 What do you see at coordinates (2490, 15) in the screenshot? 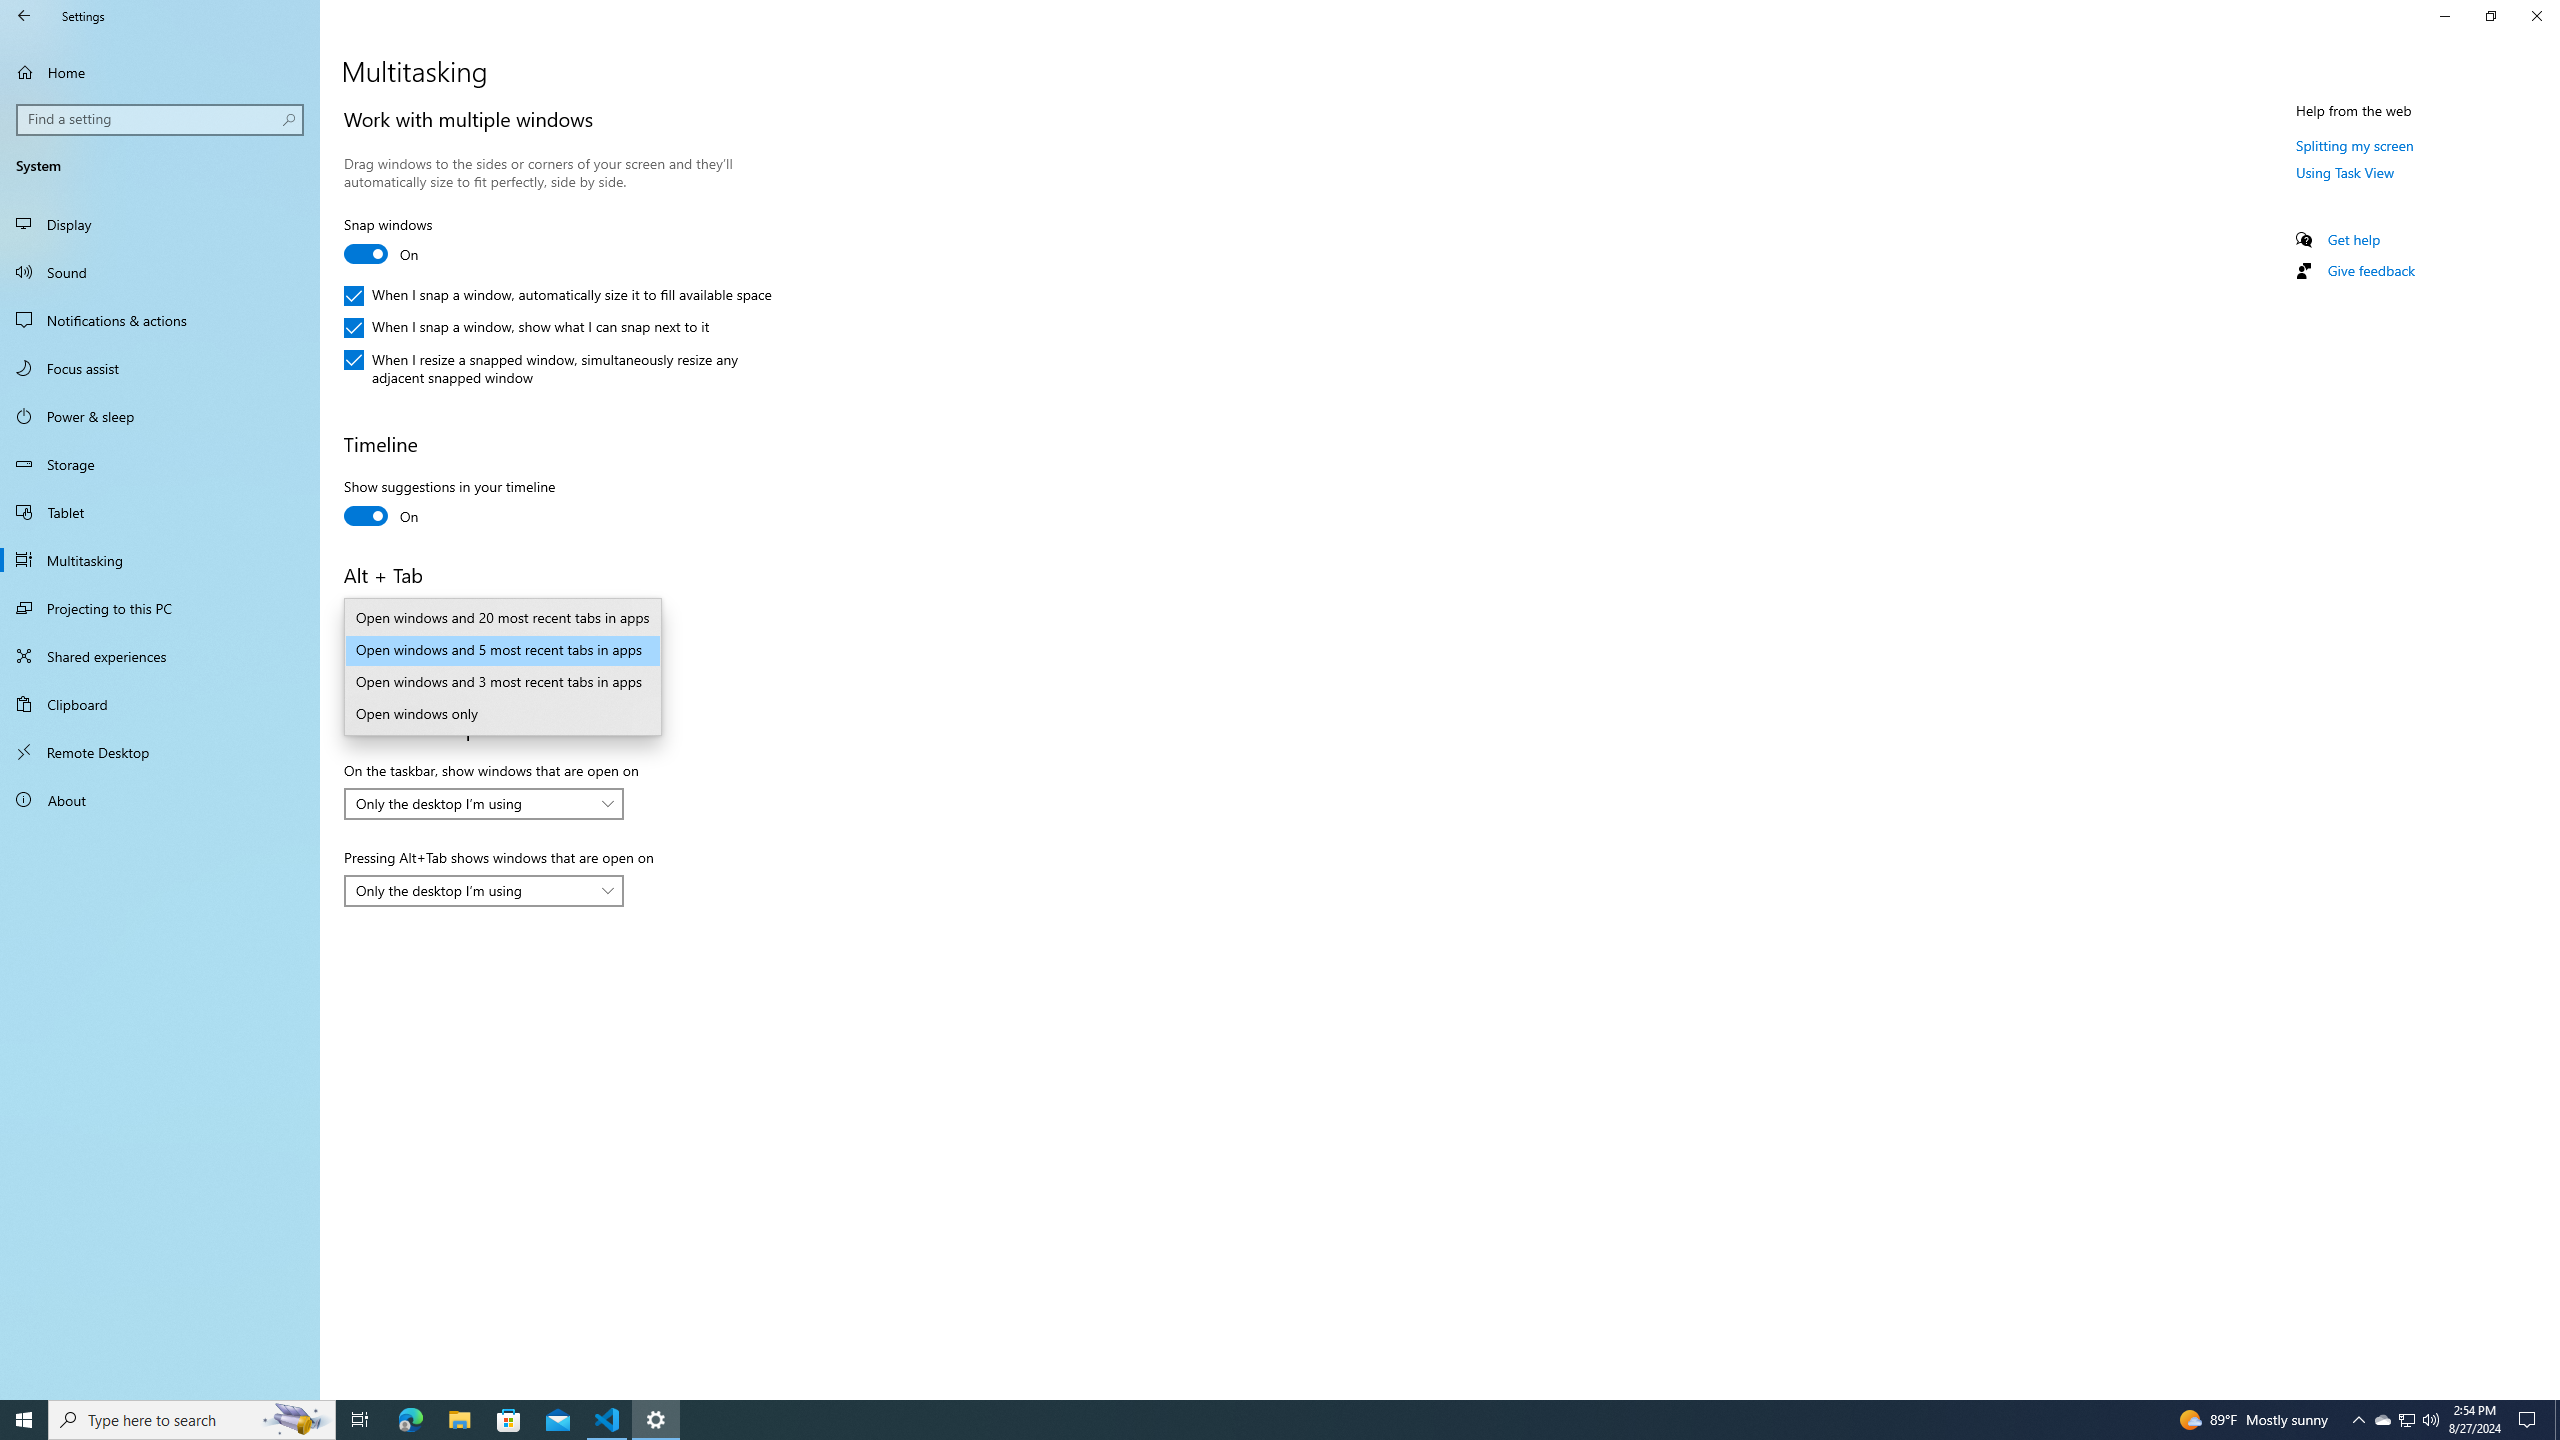
I see `'Restore Settings'` at bounding box center [2490, 15].